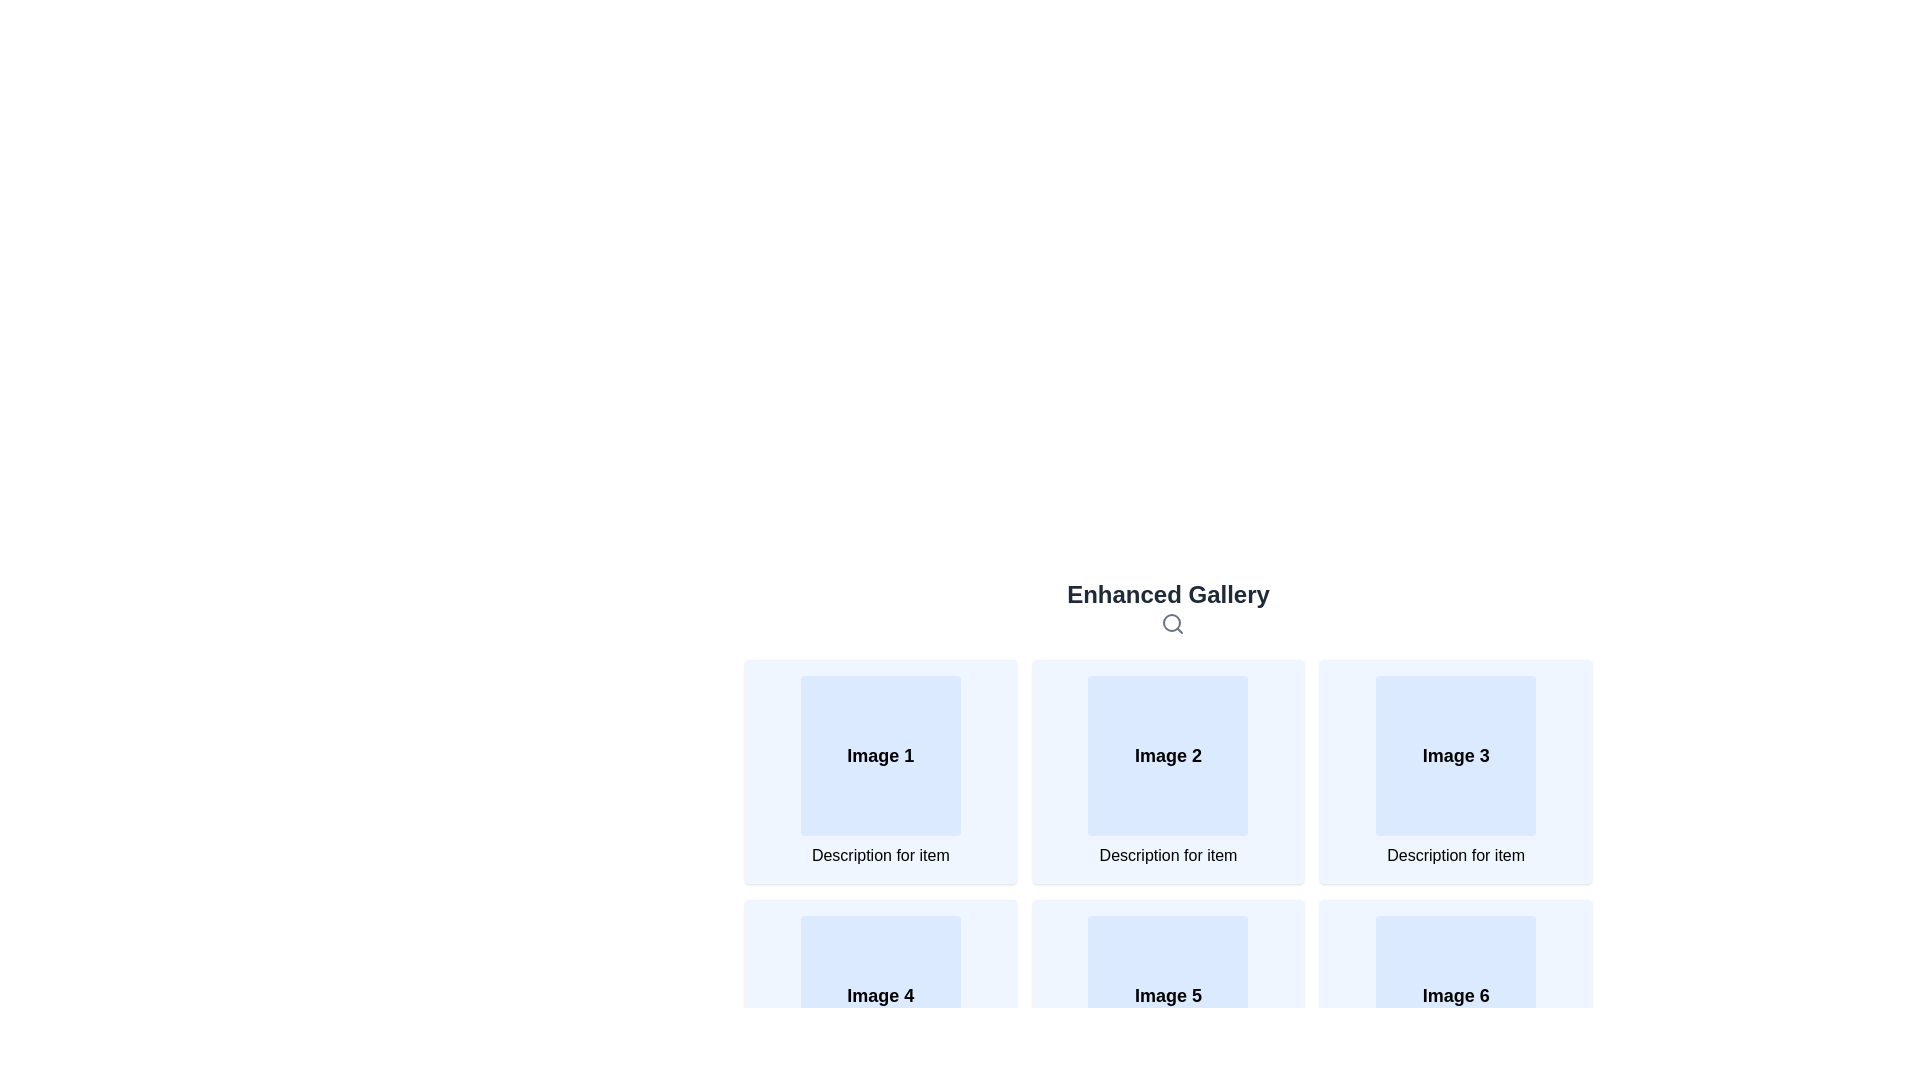  Describe the element at coordinates (1168, 855) in the screenshot. I see `text content of the label displaying 'Description for item', which is positioned below the image placeholder labeled 'Image 2' in a card structure with a blue background` at that location.